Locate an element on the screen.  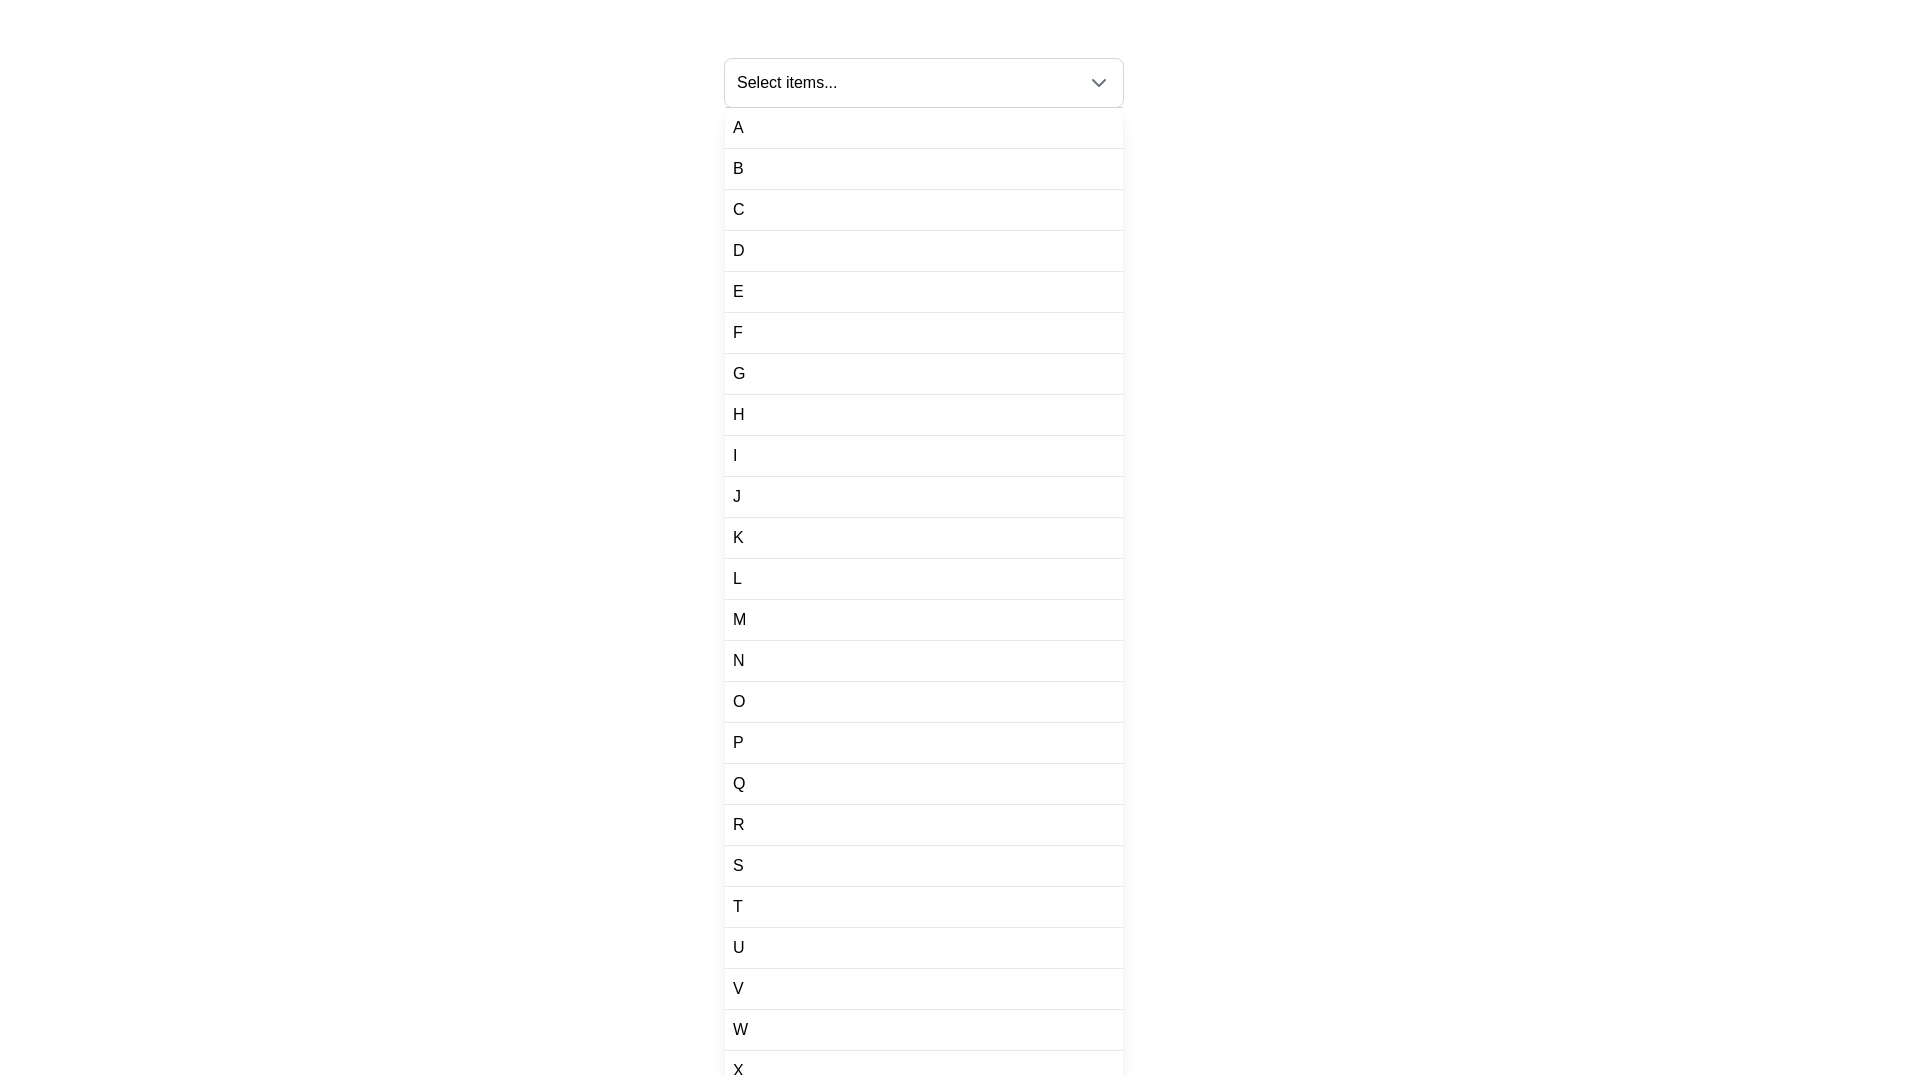
the letter 'P' element displayed in the list, which is styled in black text and positioned between 'O' and 'Q' is located at coordinates (737, 743).